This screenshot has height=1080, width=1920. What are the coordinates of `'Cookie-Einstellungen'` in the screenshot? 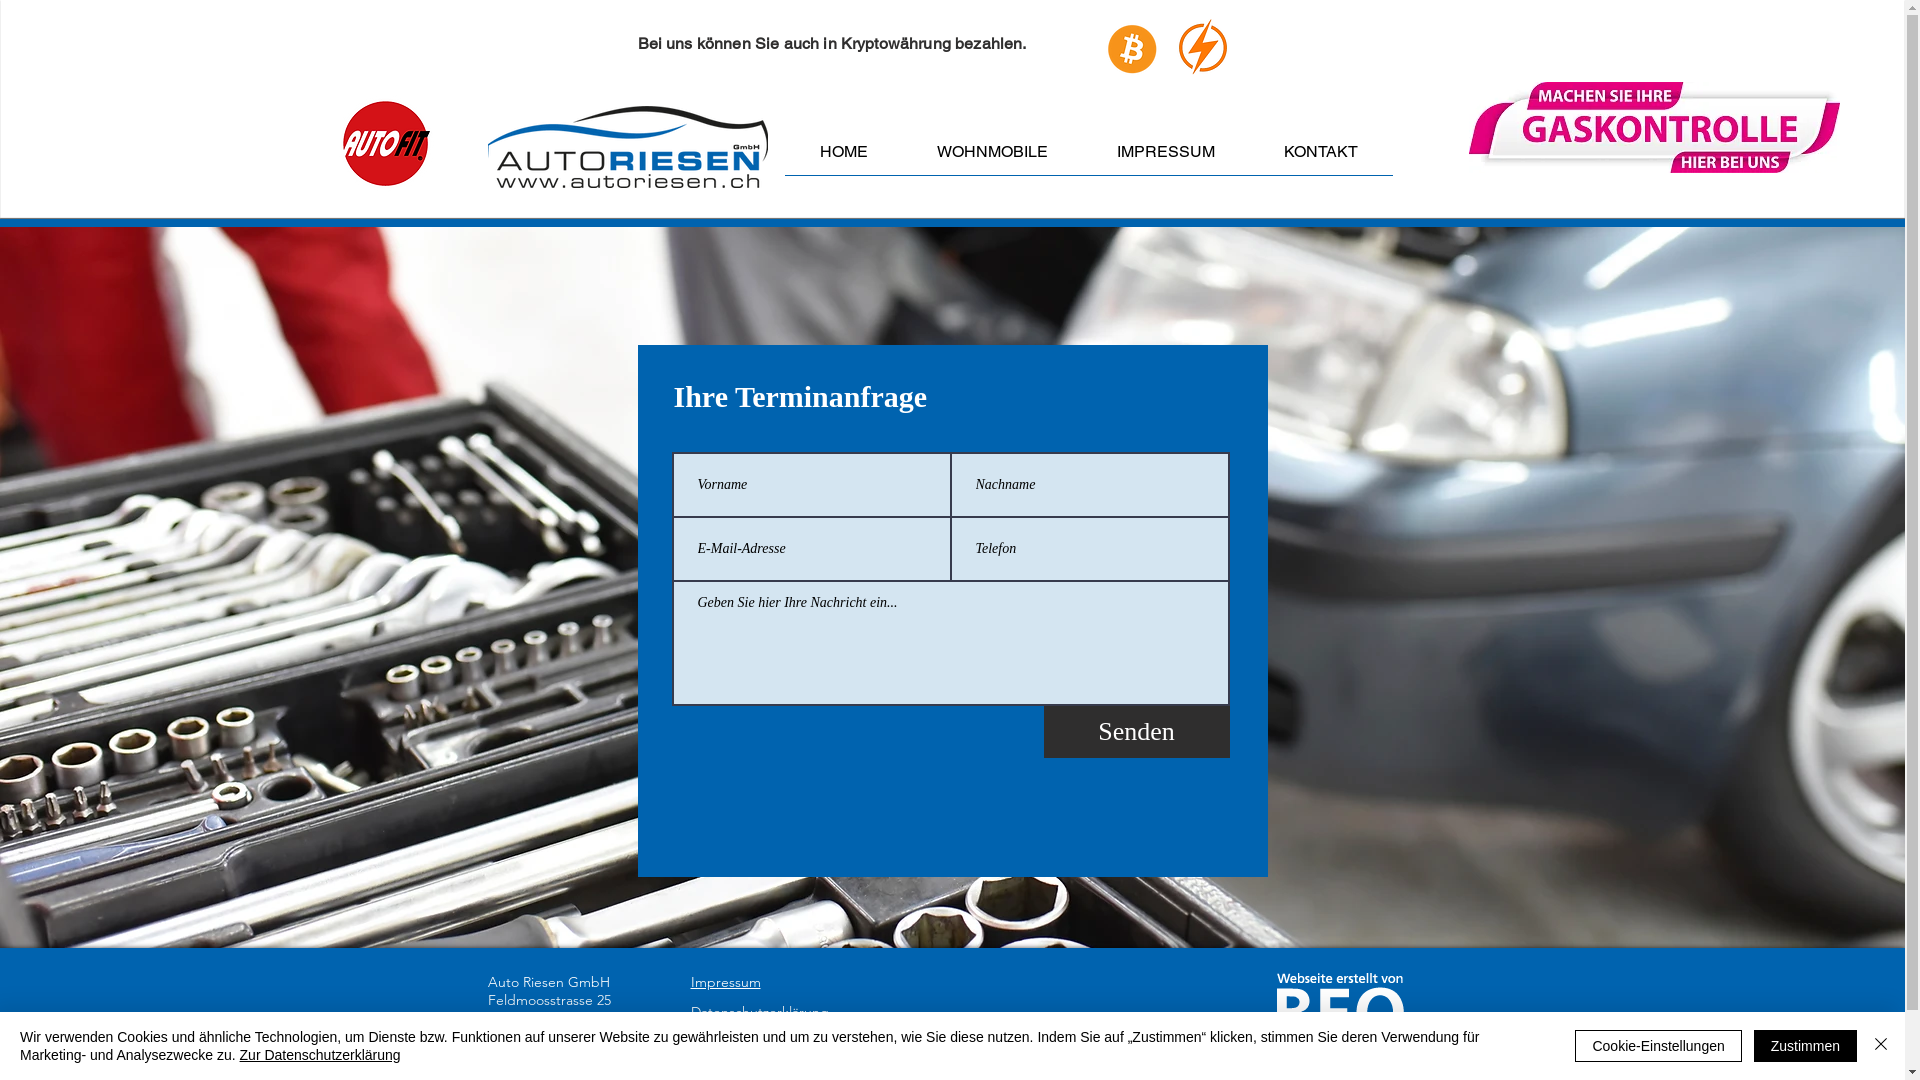 It's located at (1657, 1044).